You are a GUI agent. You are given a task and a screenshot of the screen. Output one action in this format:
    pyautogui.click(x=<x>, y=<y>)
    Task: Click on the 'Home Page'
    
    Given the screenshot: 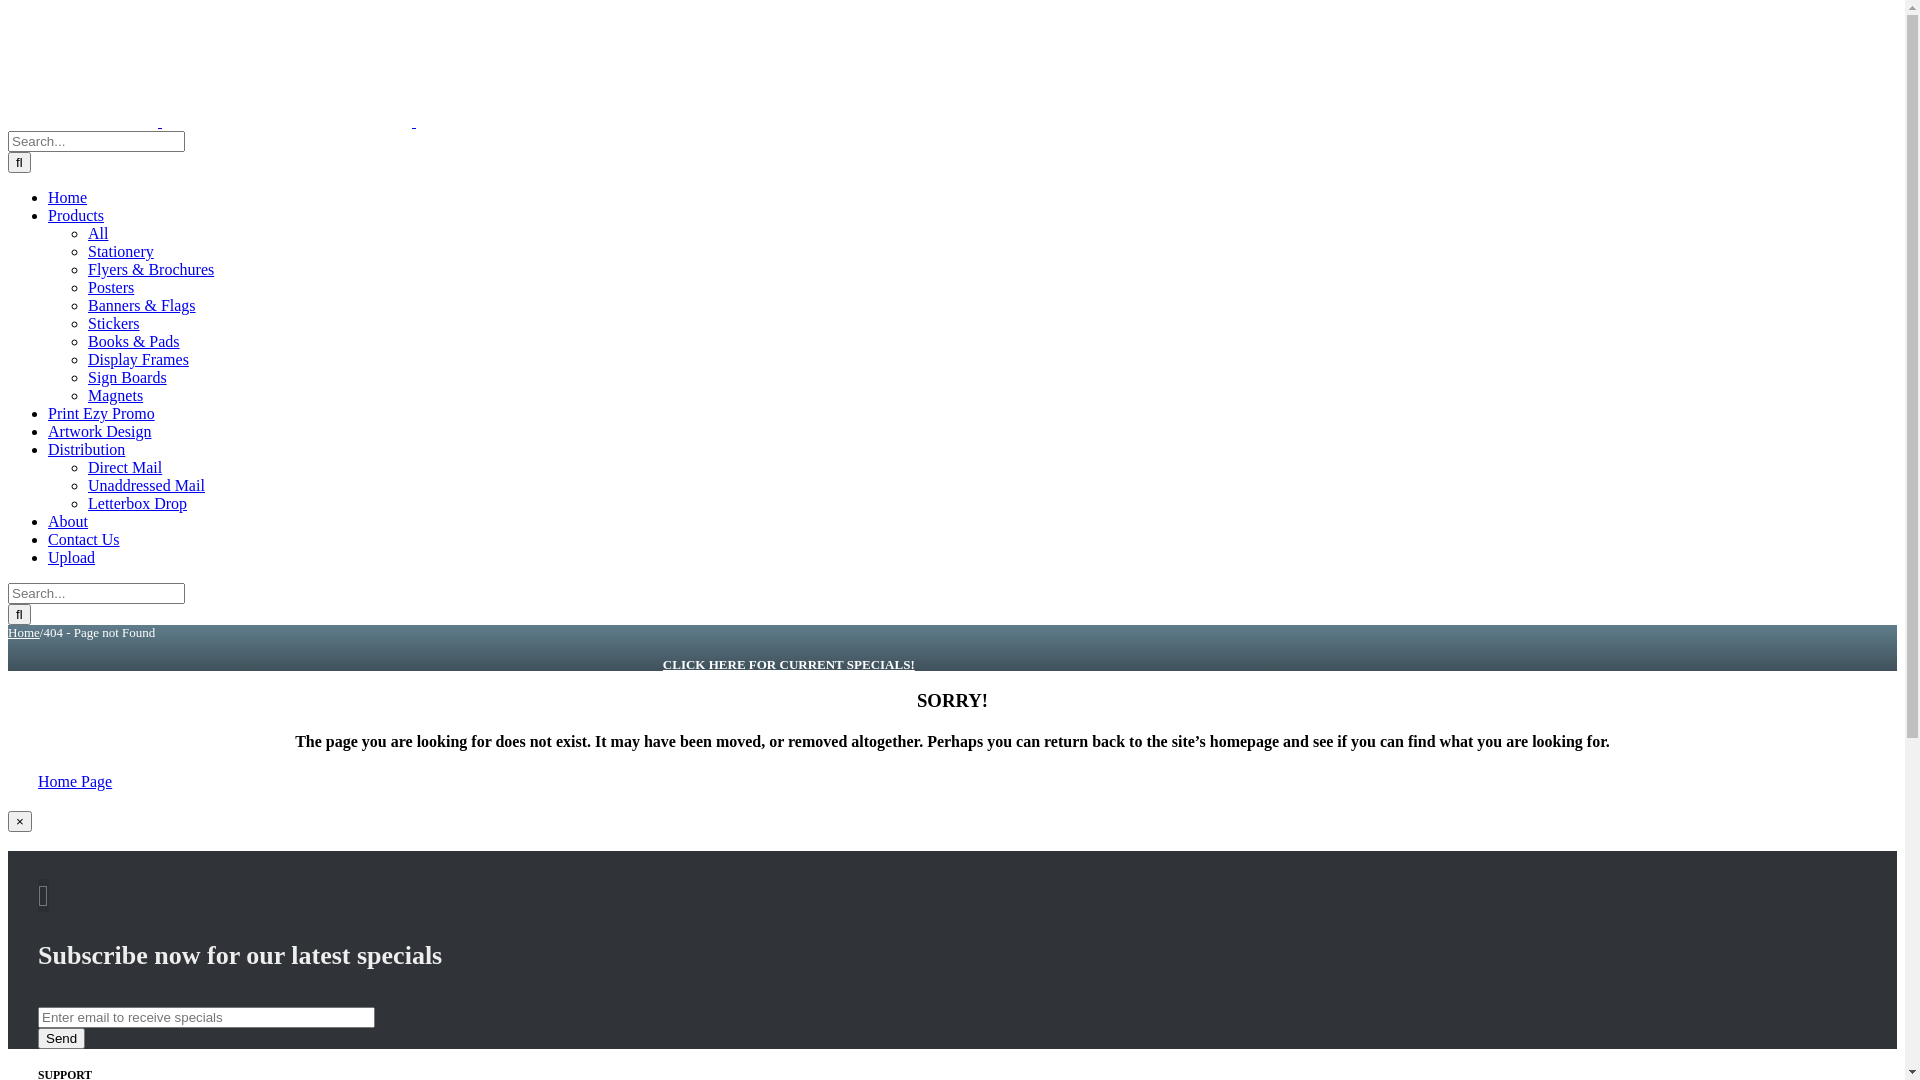 What is the action you would take?
    pyautogui.click(x=75, y=780)
    